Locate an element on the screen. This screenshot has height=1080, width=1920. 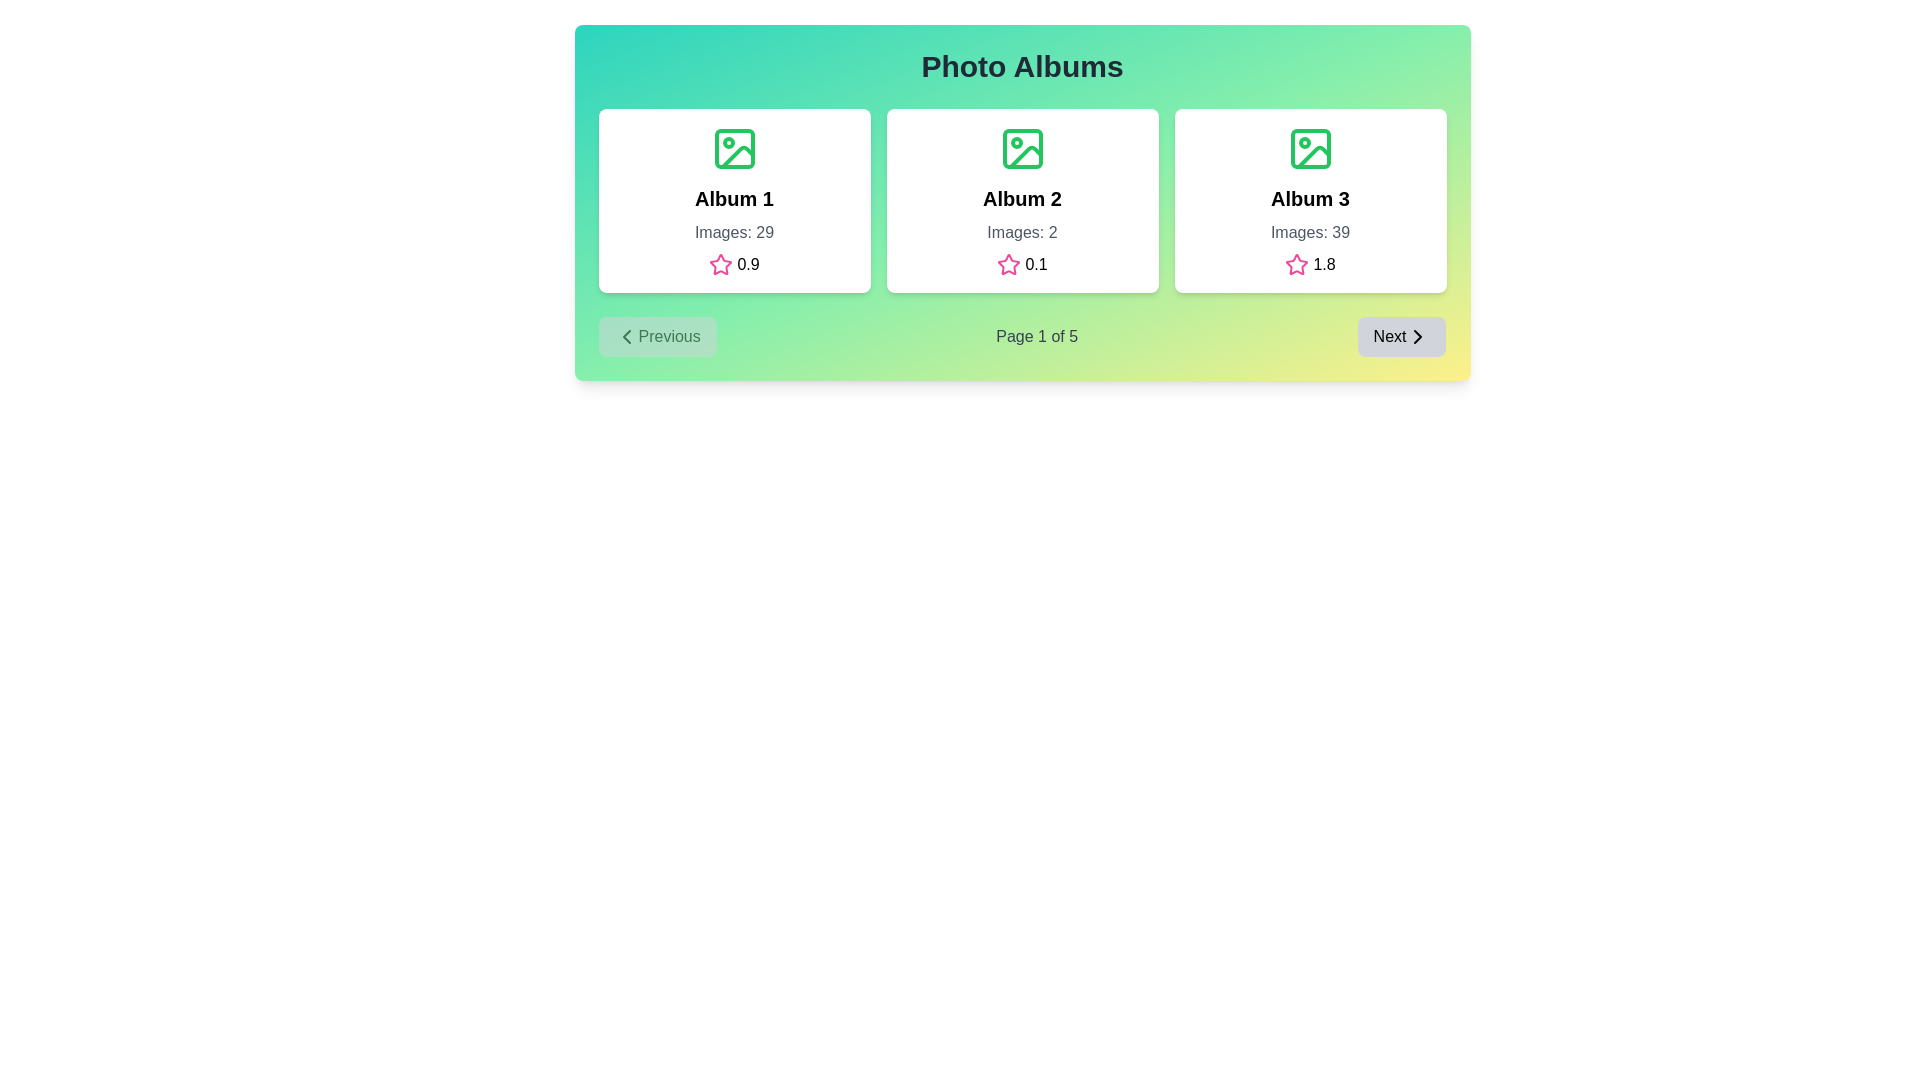
the Text Label displaying the numeric value '0.9' in black text, which is positioned to the right of the pink star icon in the rating display below the 'Album 1' card is located at coordinates (747, 264).